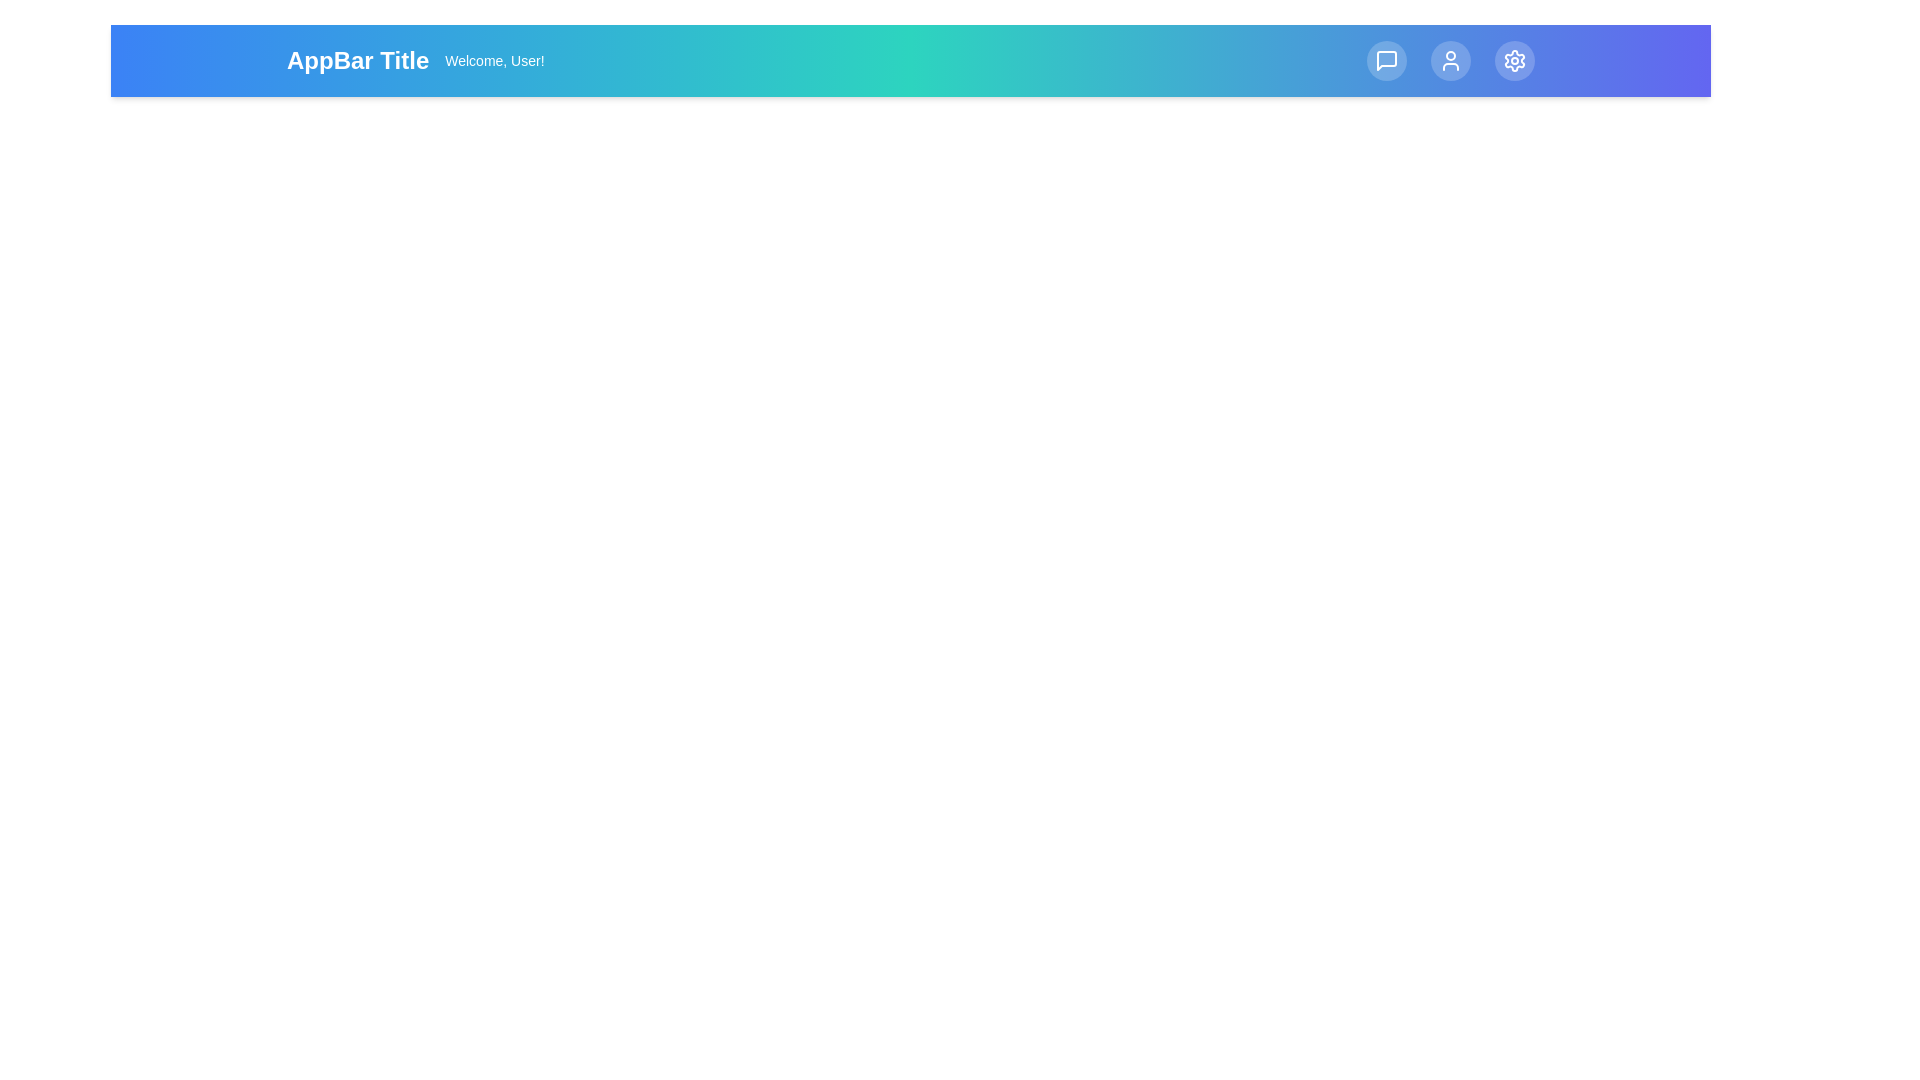  Describe the element at coordinates (1515, 60) in the screenshot. I see `the 'Settings' button` at that location.